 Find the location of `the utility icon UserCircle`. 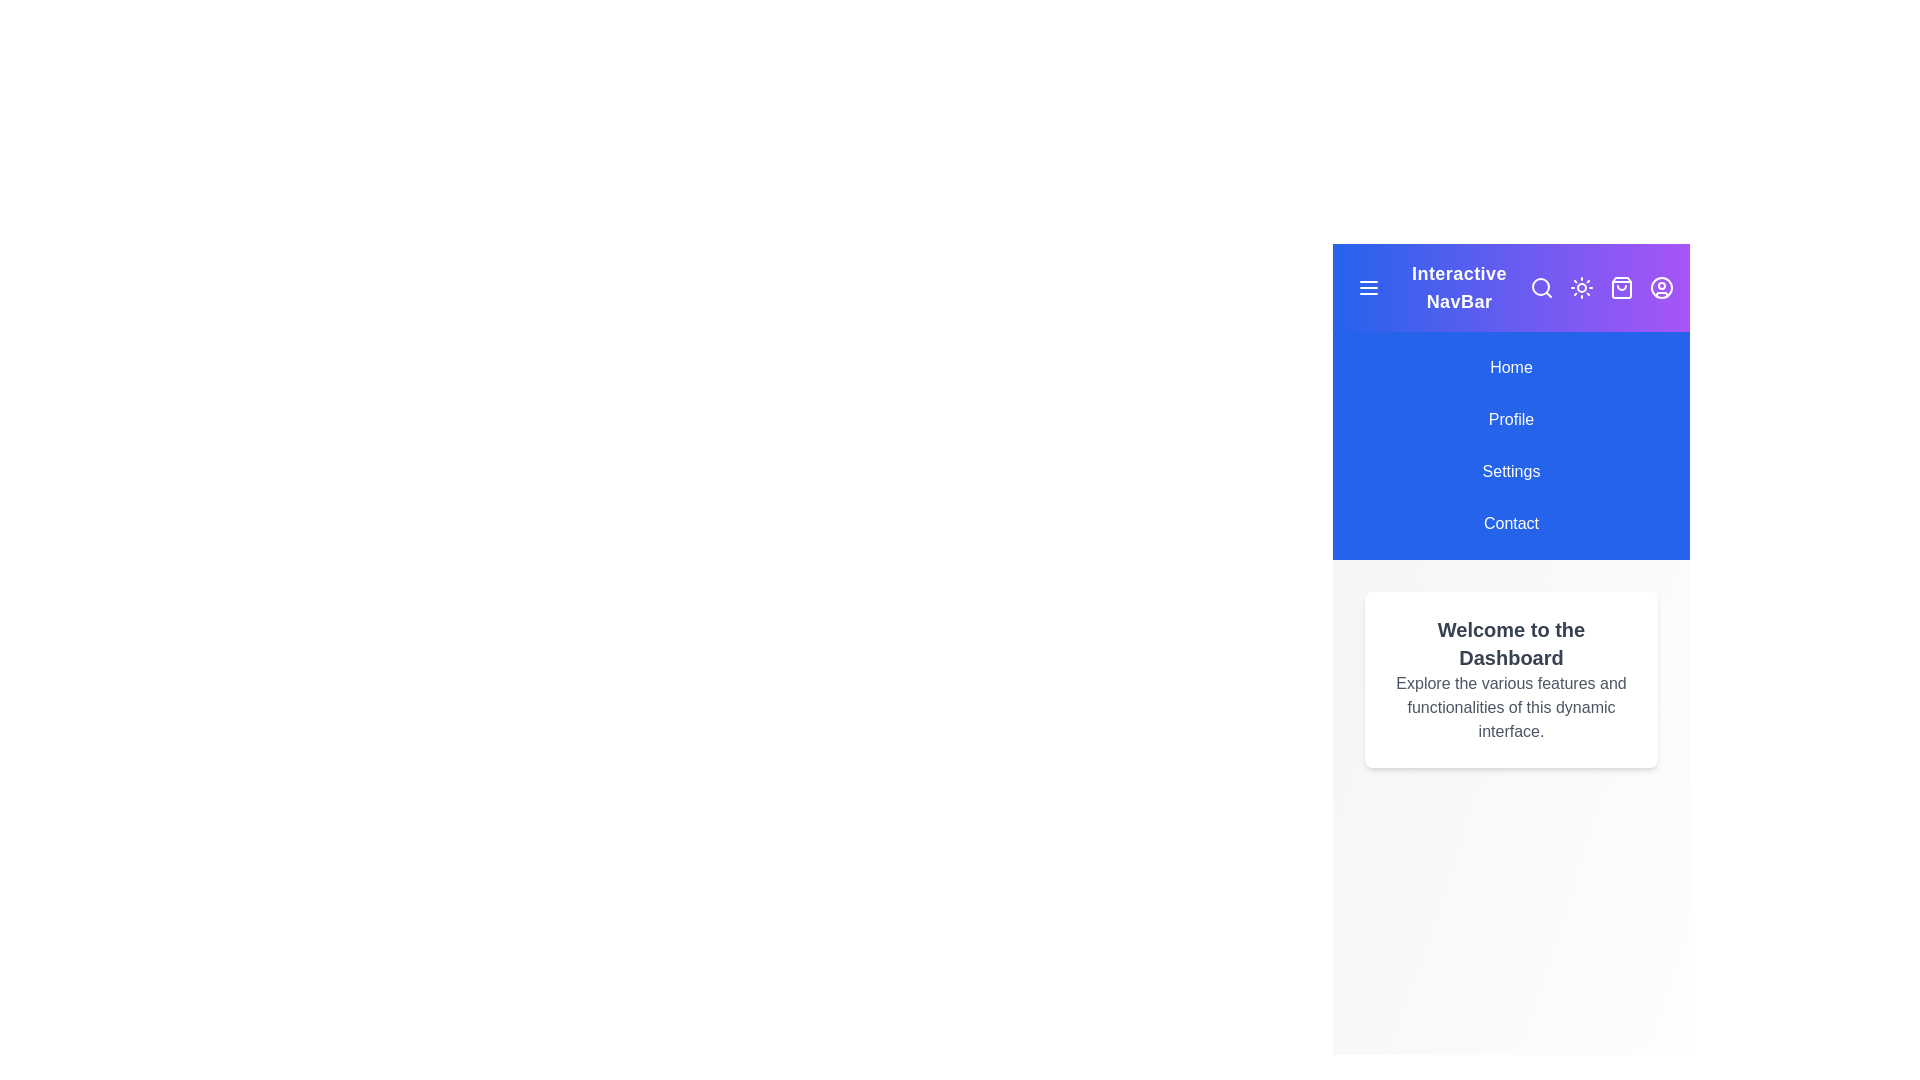

the utility icon UserCircle is located at coordinates (1661, 288).